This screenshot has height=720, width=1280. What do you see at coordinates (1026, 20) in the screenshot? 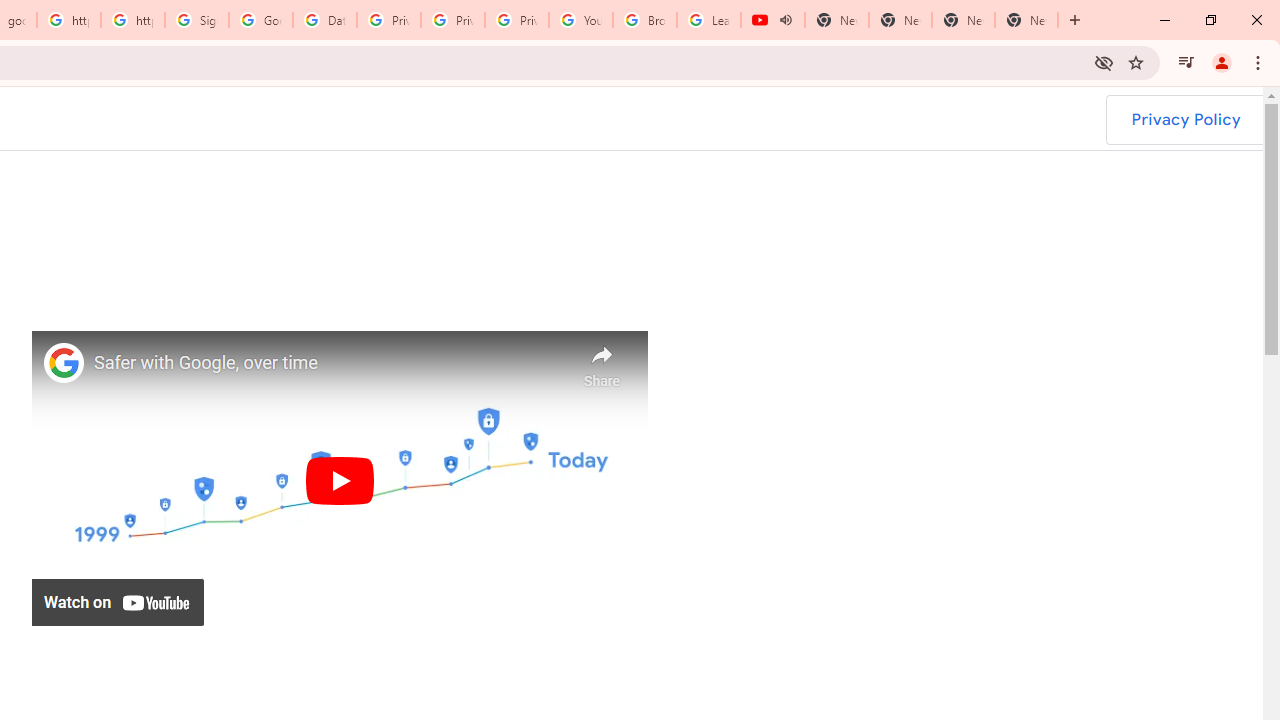
I see `'New Tab'` at bounding box center [1026, 20].